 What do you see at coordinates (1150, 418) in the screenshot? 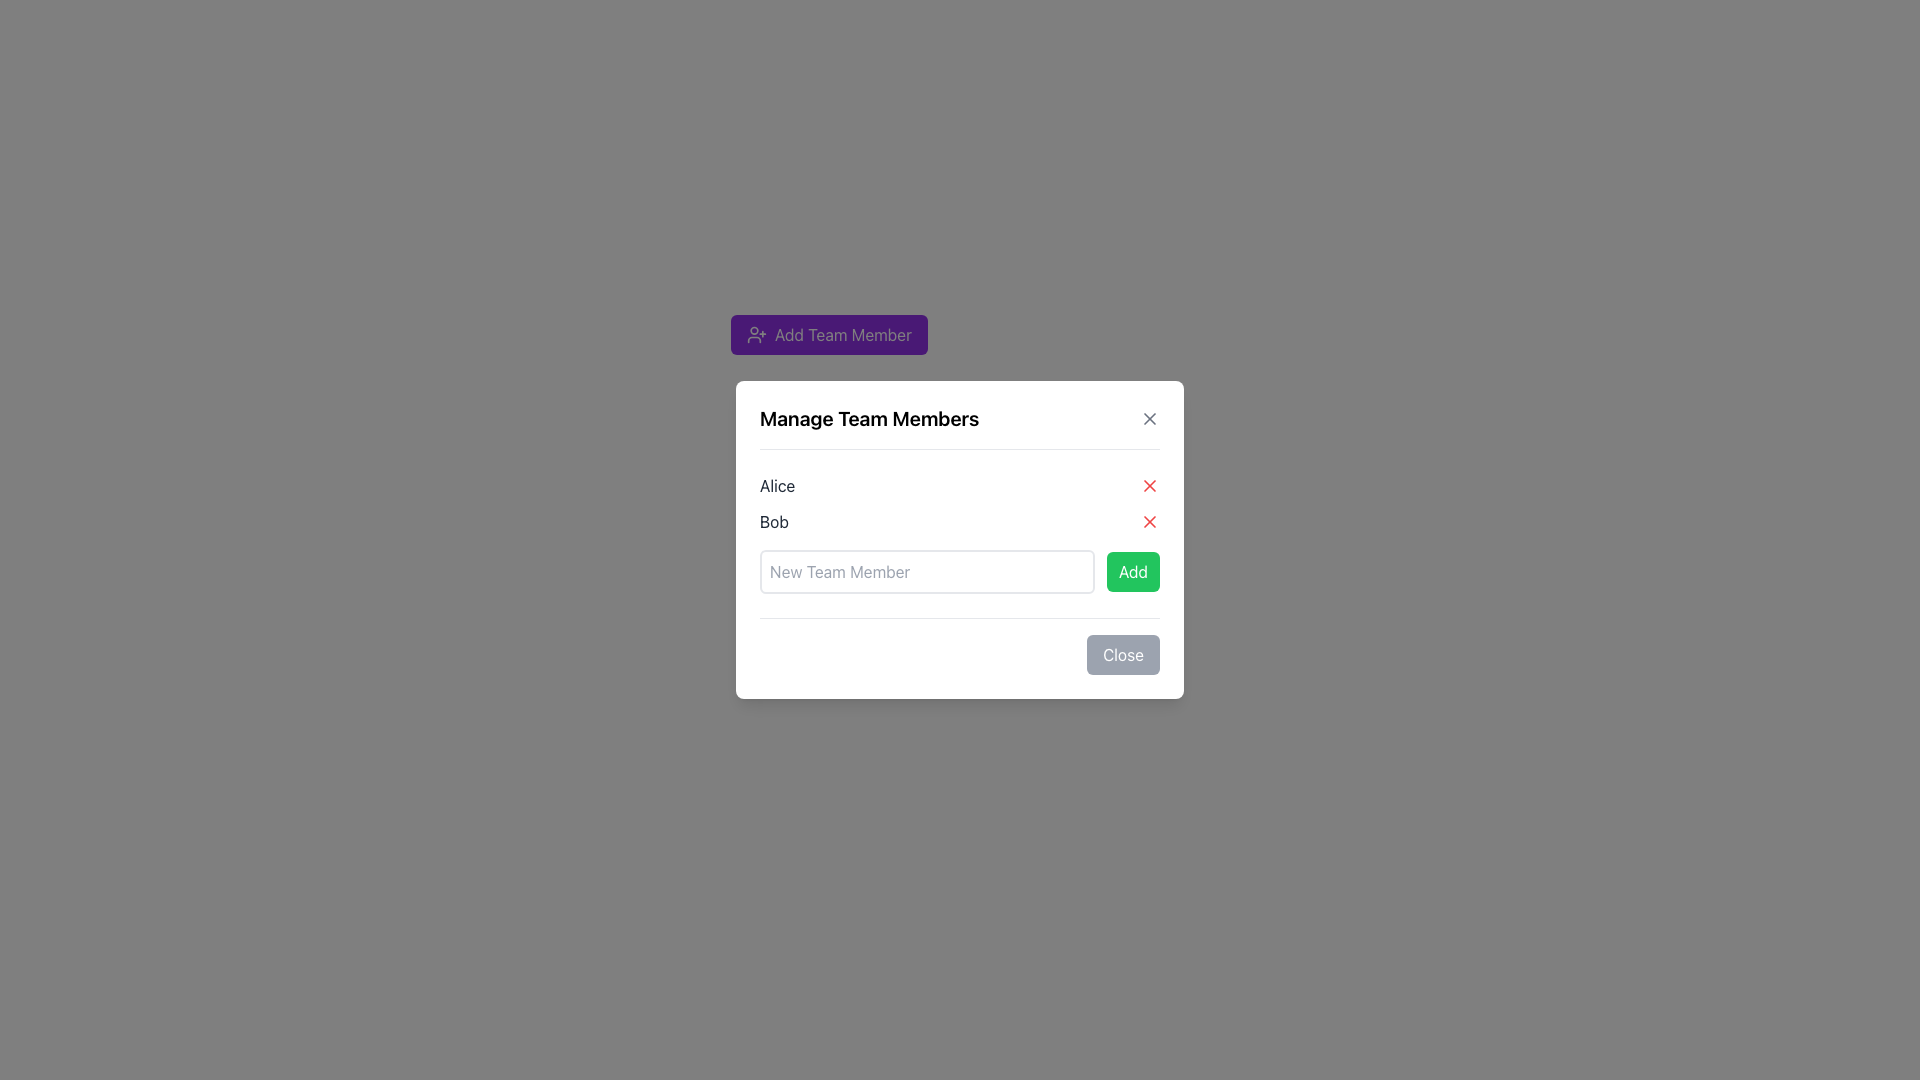
I see `the 'X' icon located in the top-right corner of the 'Manage Team Members' dialog box, next to its title` at bounding box center [1150, 418].